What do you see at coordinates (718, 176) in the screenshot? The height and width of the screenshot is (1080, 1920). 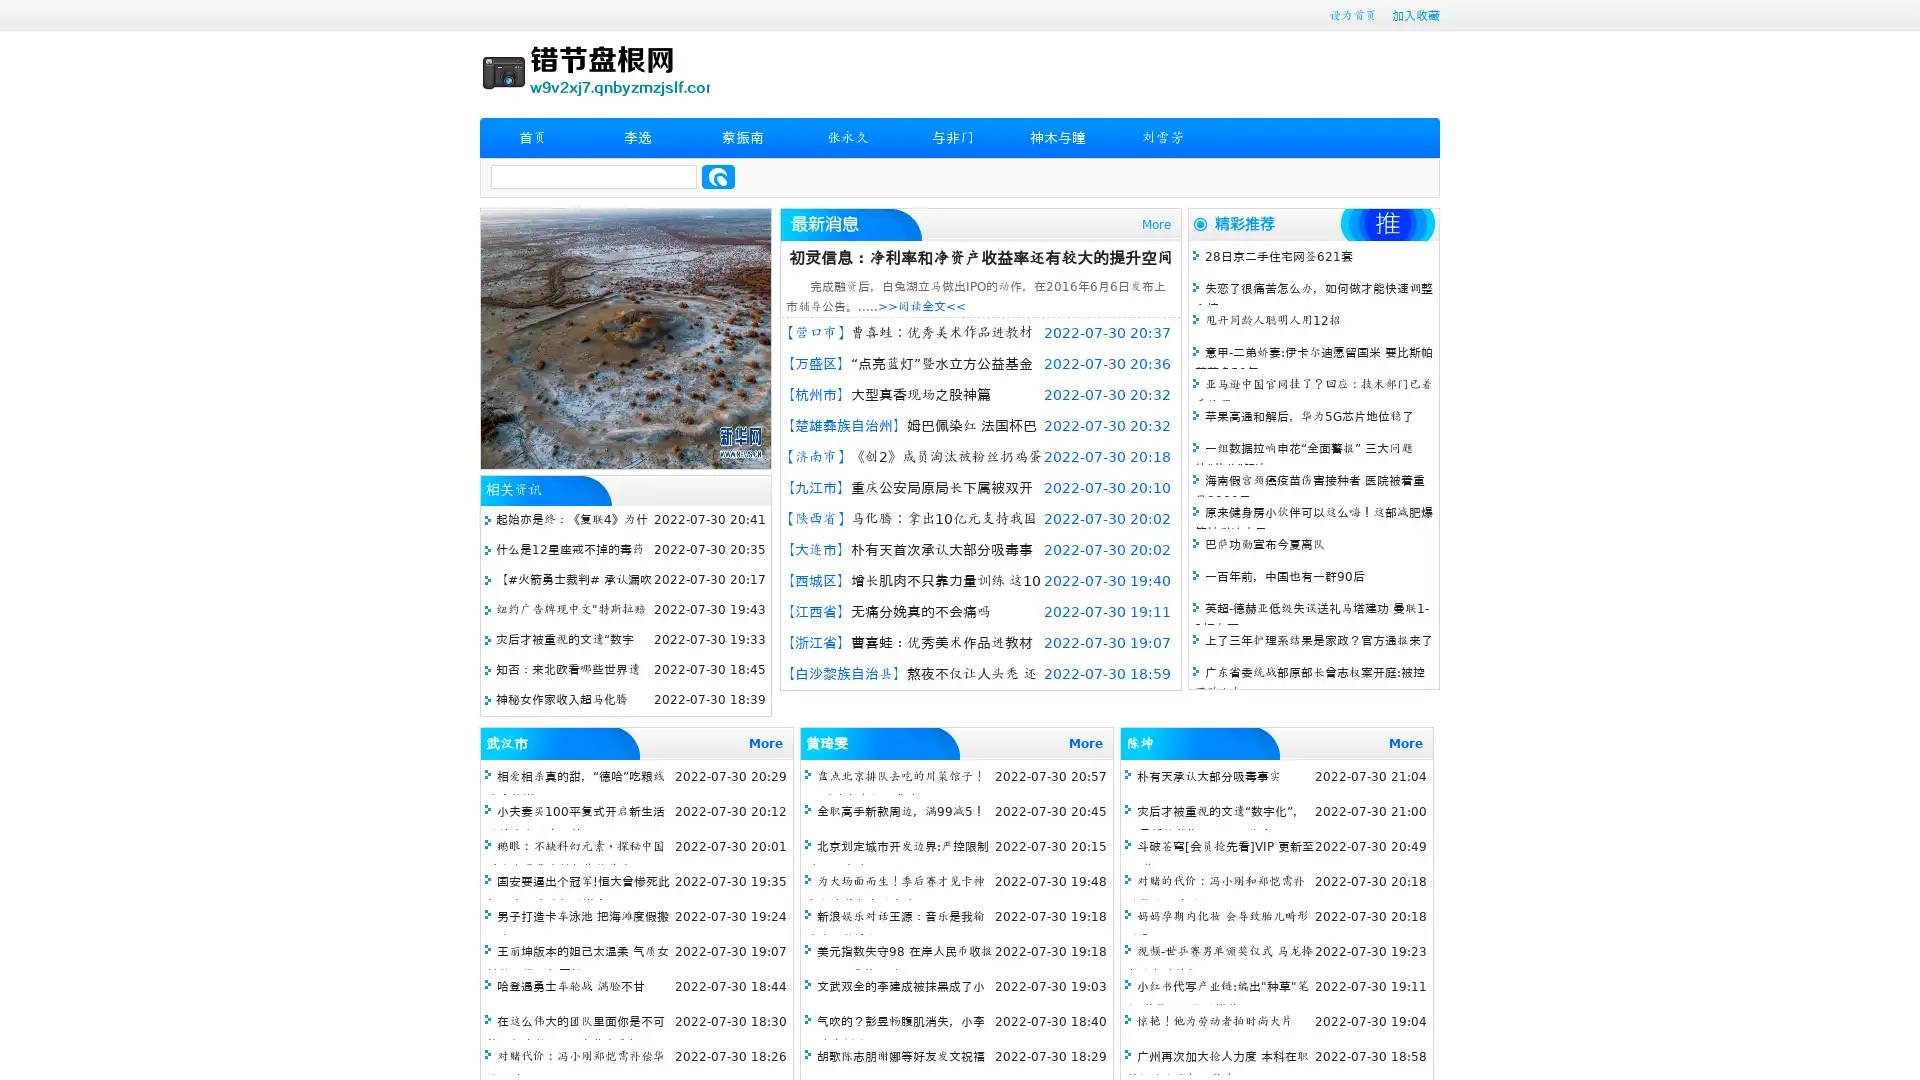 I see `Search` at bounding box center [718, 176].